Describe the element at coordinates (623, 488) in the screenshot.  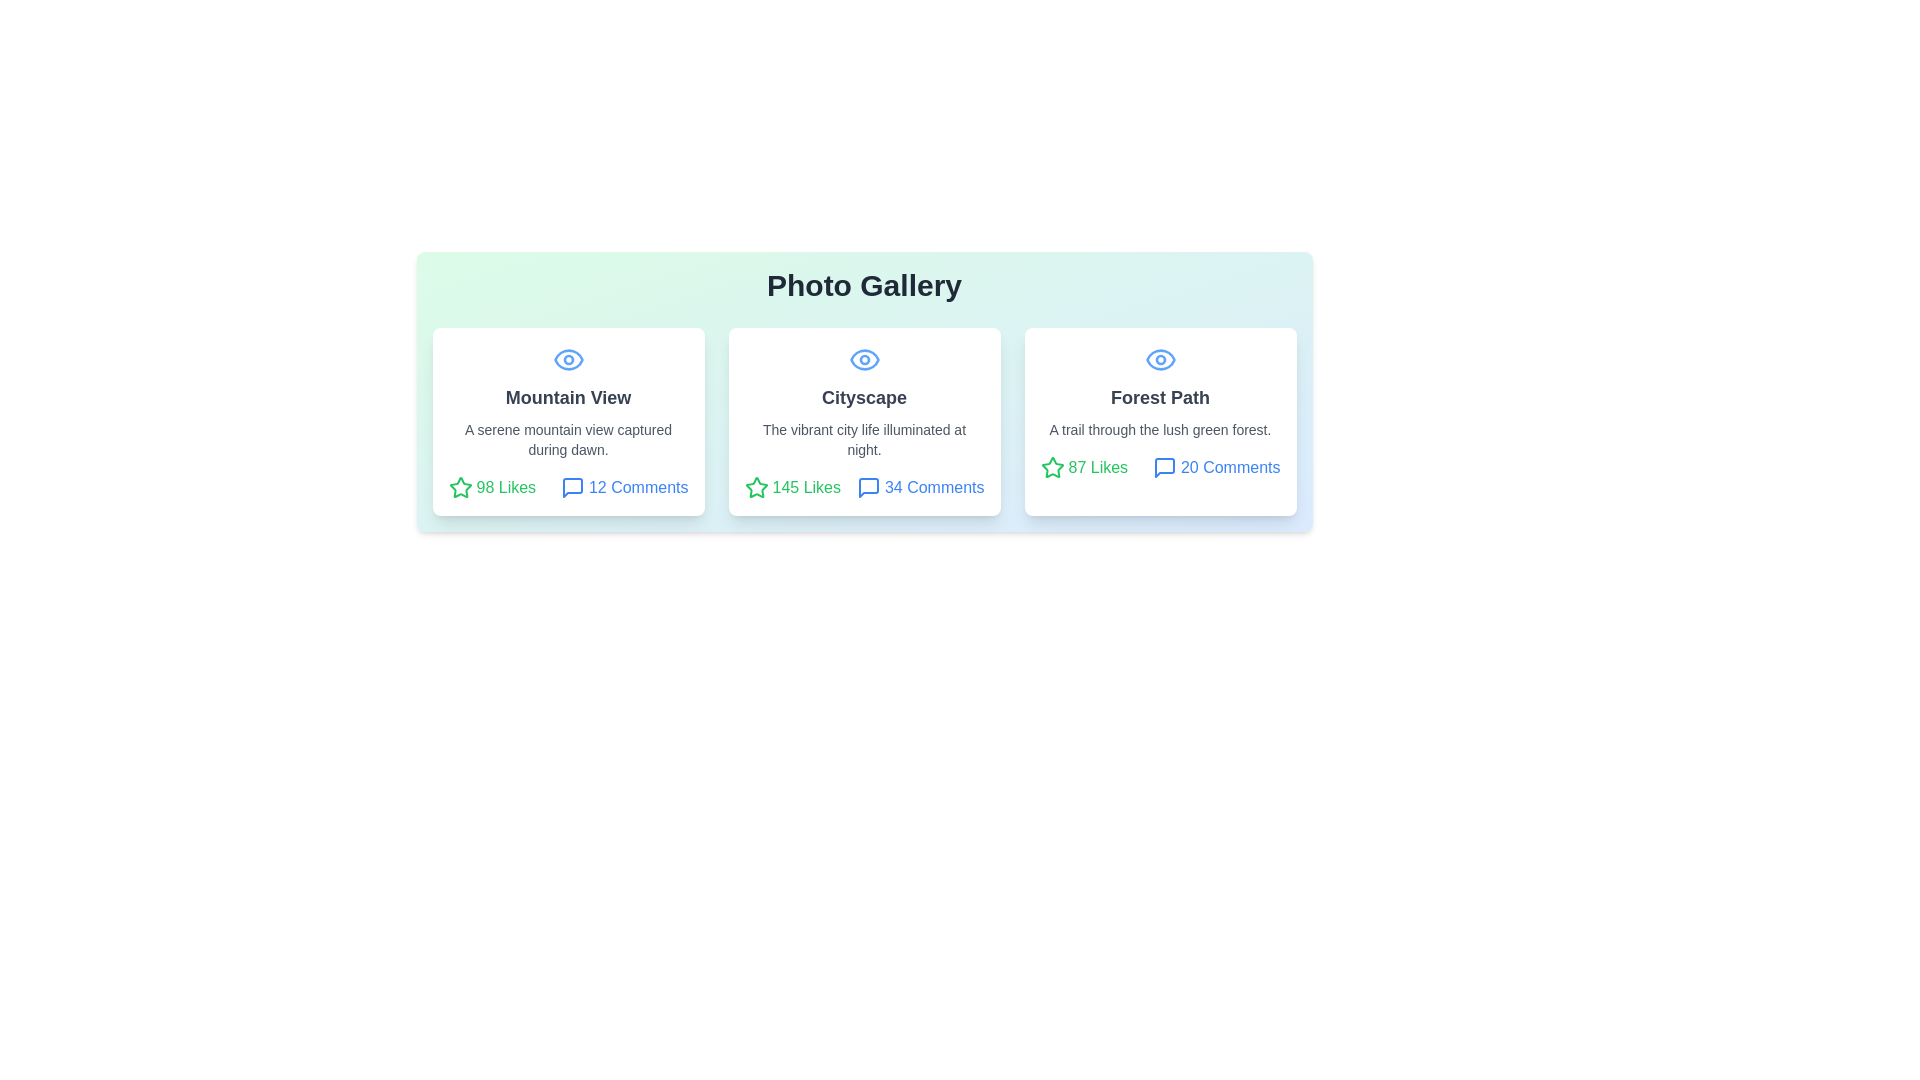
I see `the comments count for the photo titled Mountain View` at that location.